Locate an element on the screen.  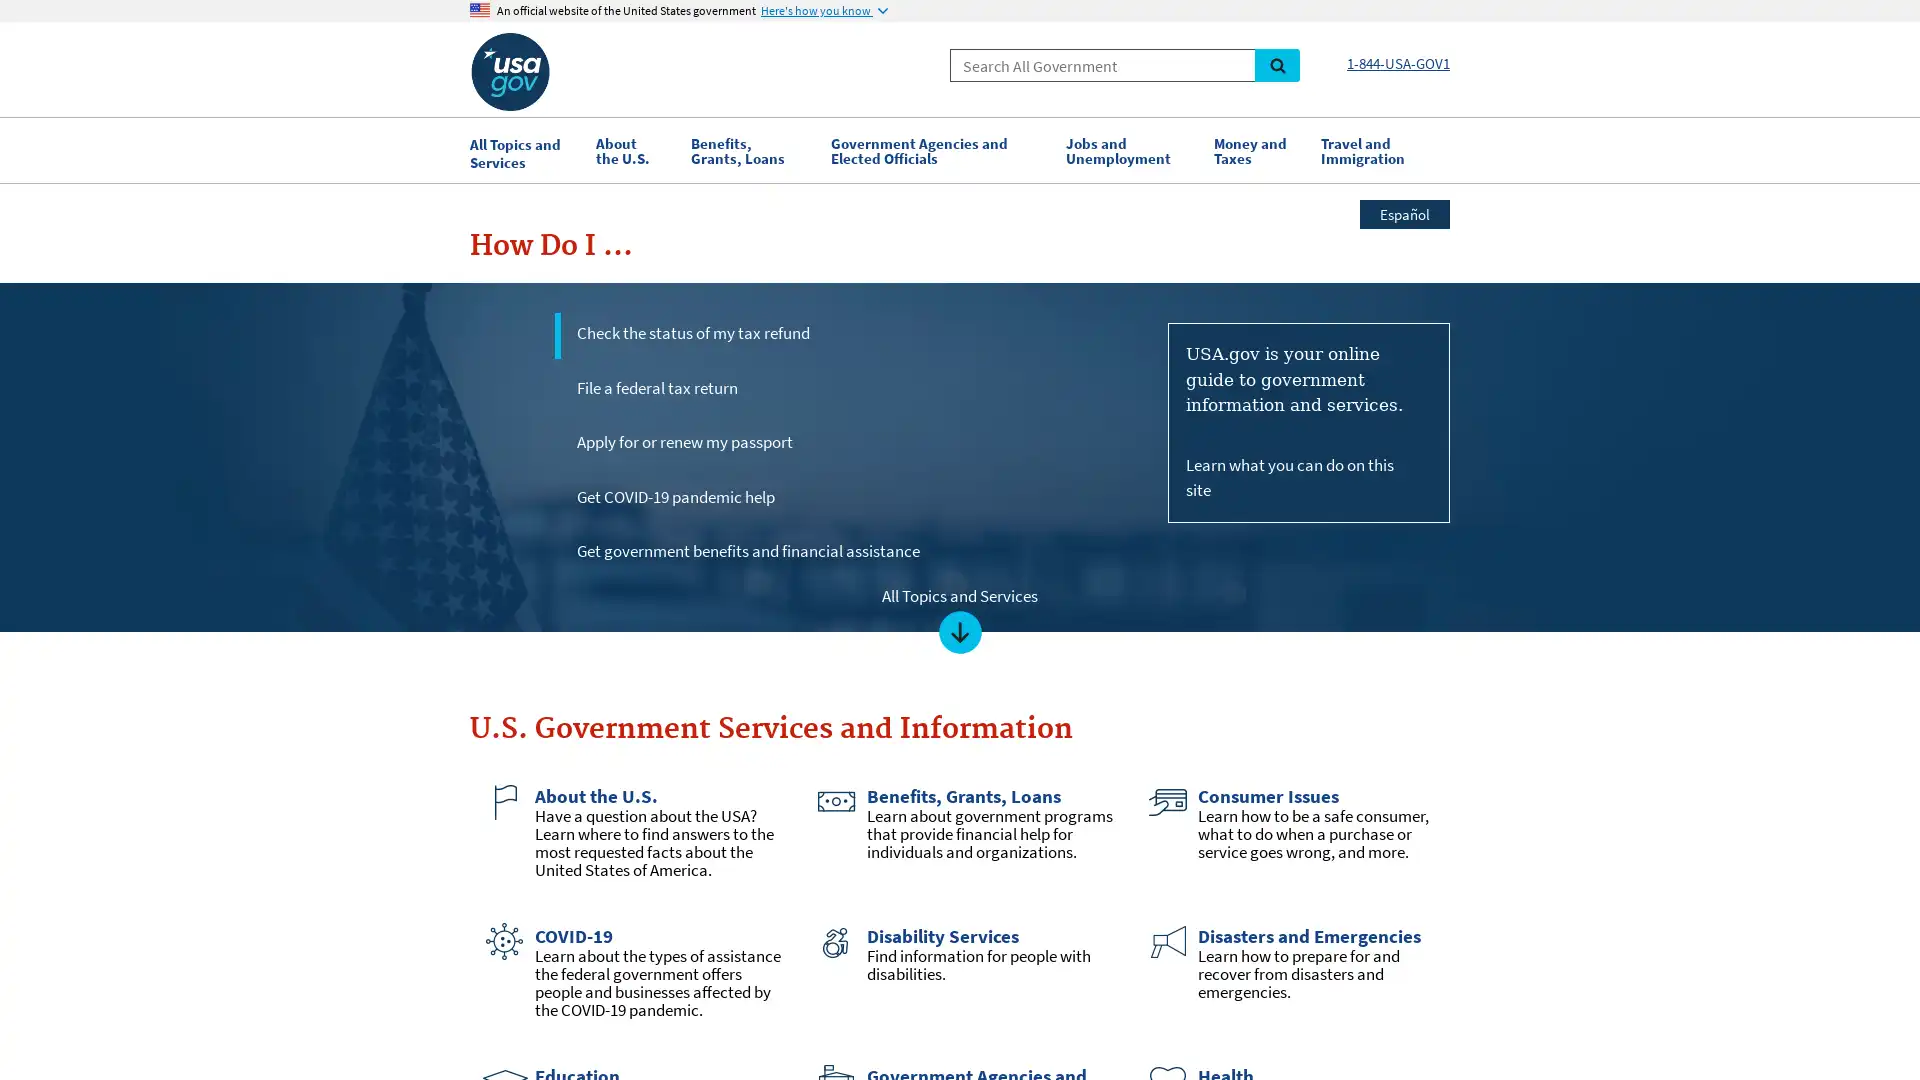
Search is located at coordinates (1276, 64).